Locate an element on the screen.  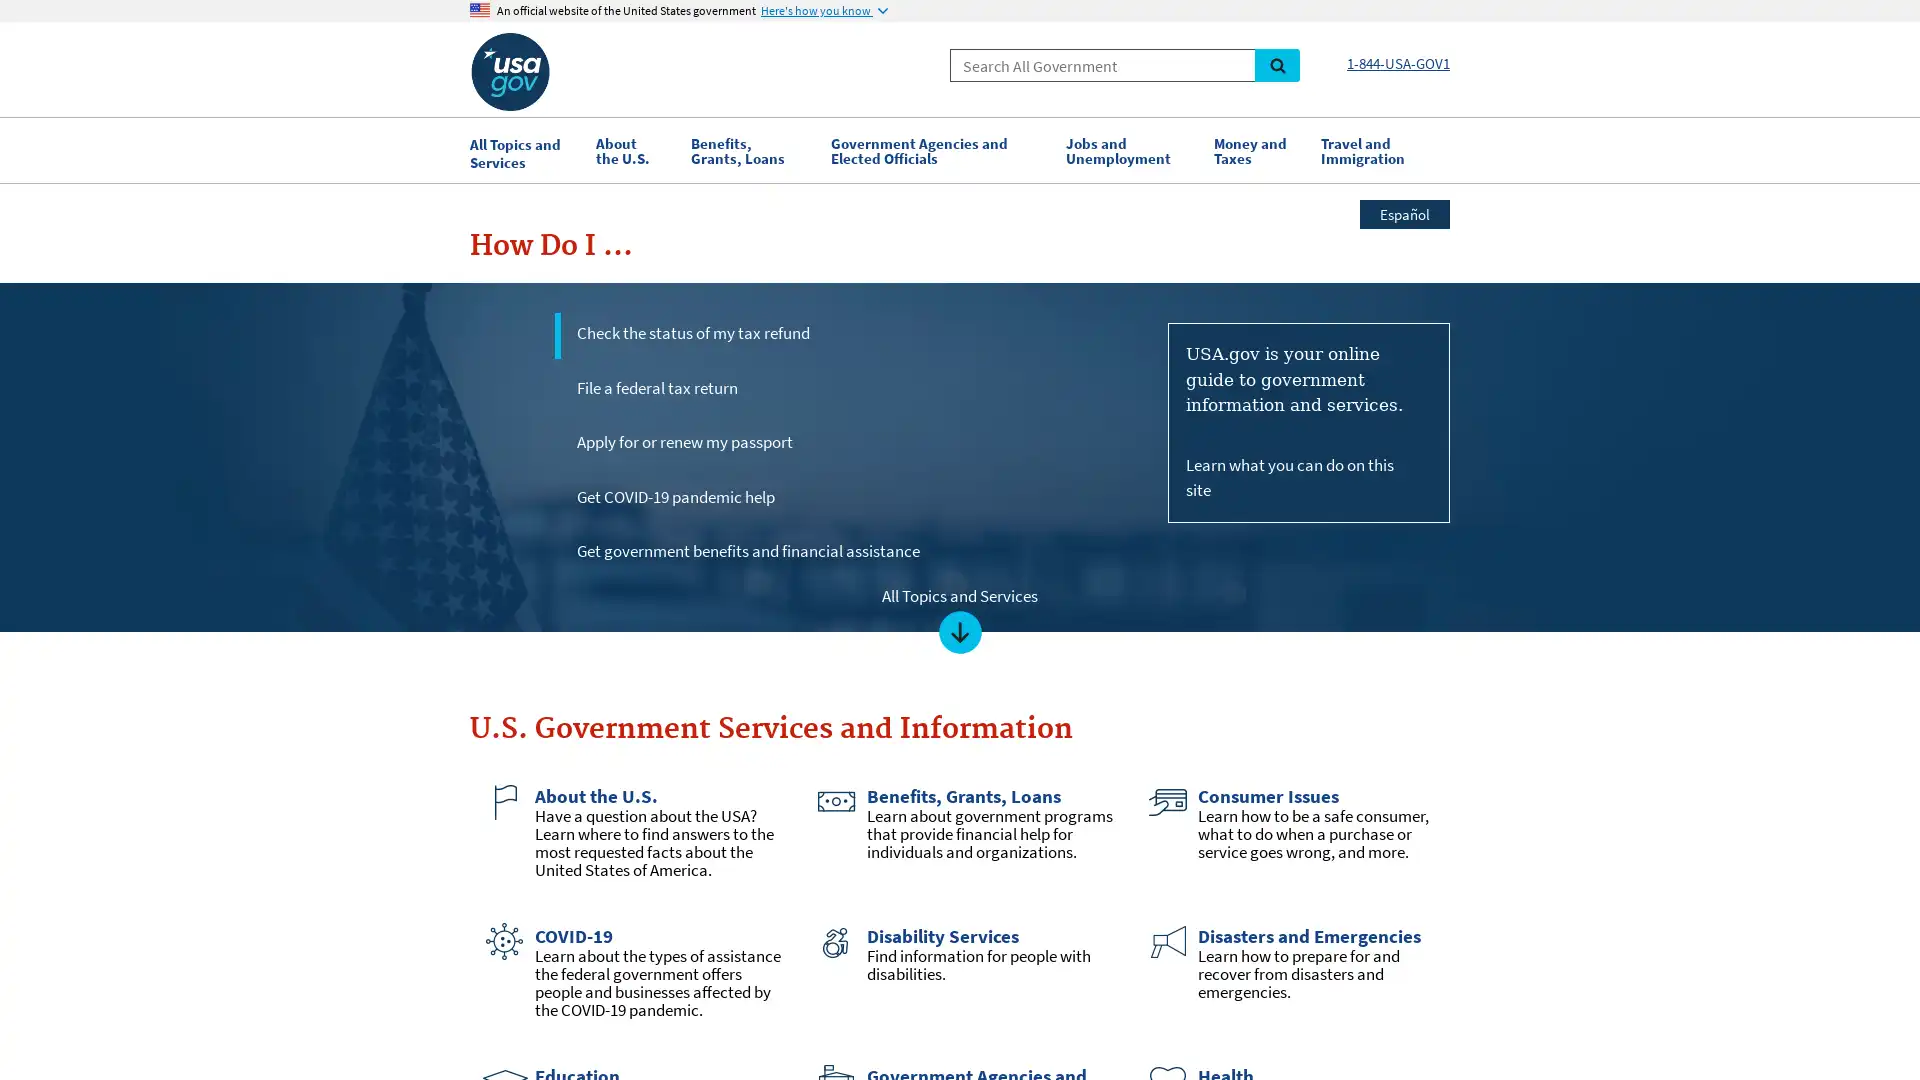
Search is located at coordinates (1276, 64).